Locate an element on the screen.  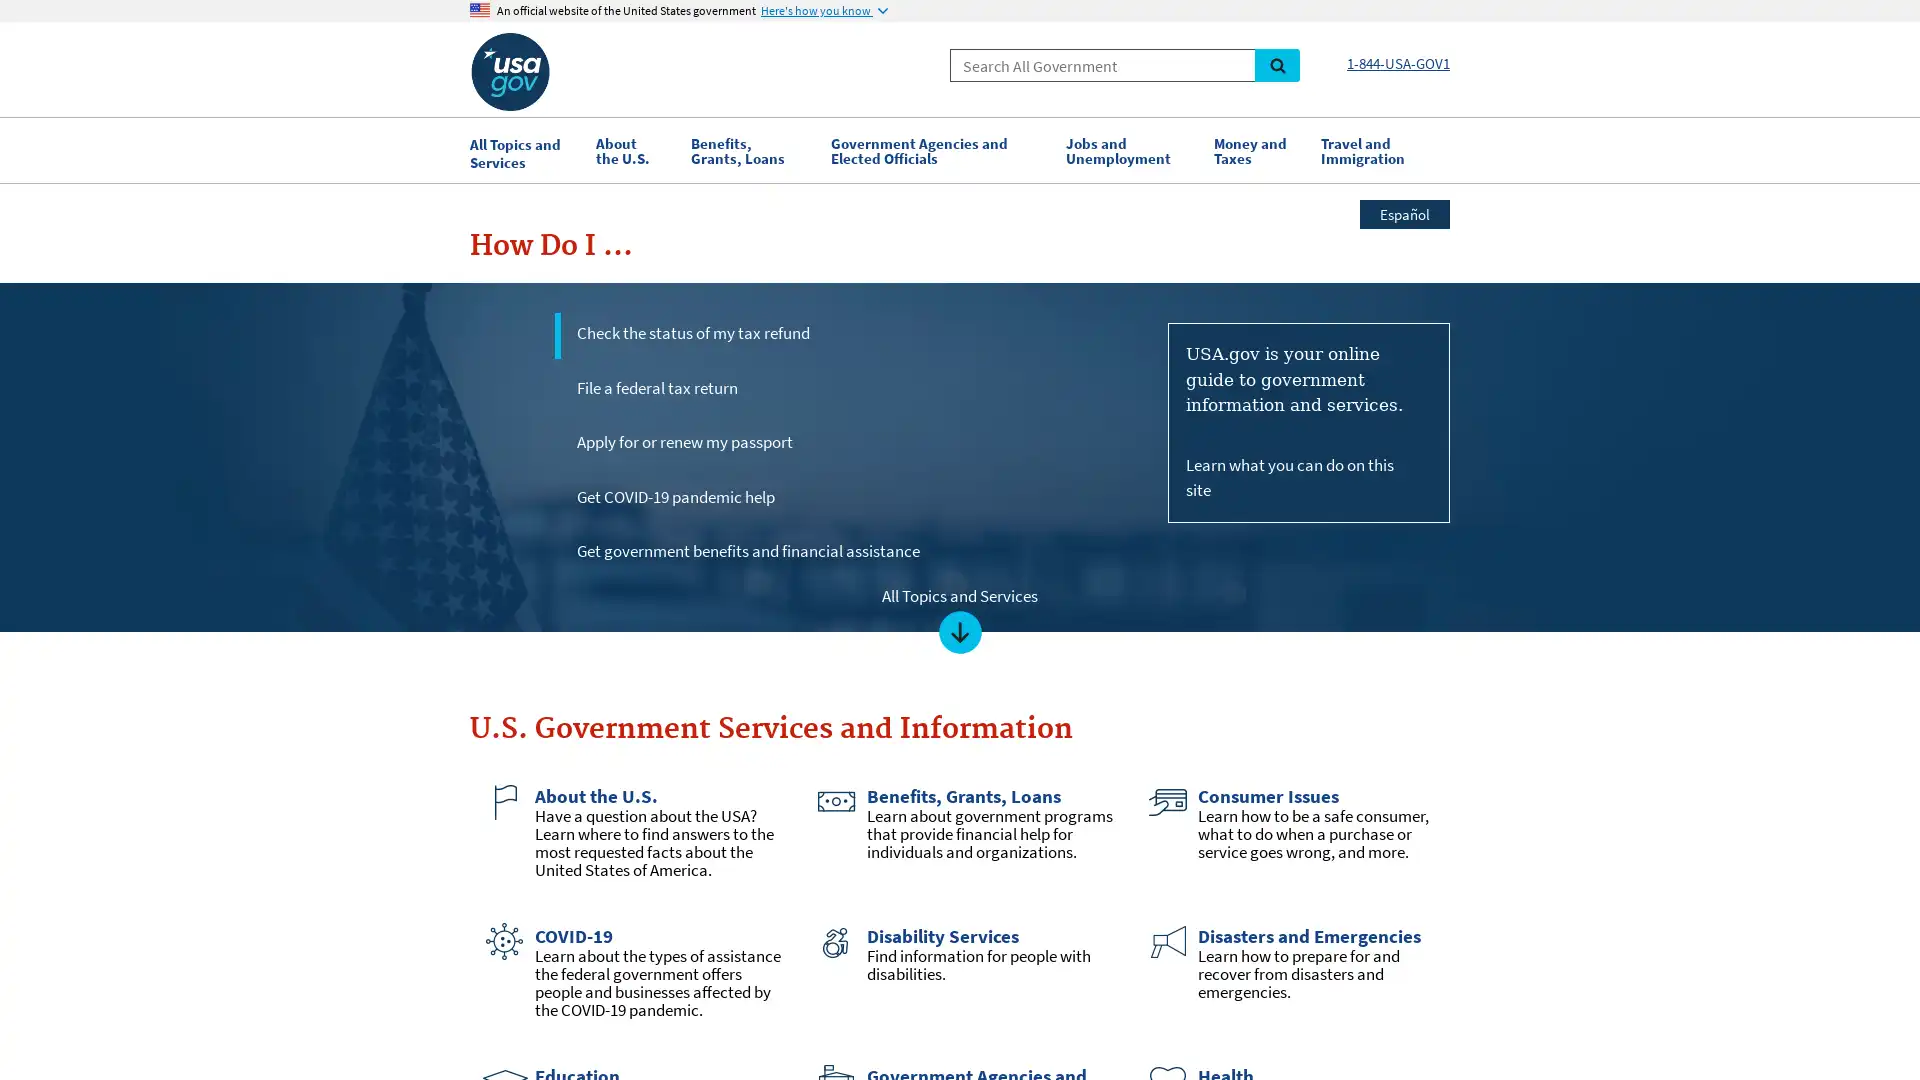
Search is located at coordinates (1276, 64).